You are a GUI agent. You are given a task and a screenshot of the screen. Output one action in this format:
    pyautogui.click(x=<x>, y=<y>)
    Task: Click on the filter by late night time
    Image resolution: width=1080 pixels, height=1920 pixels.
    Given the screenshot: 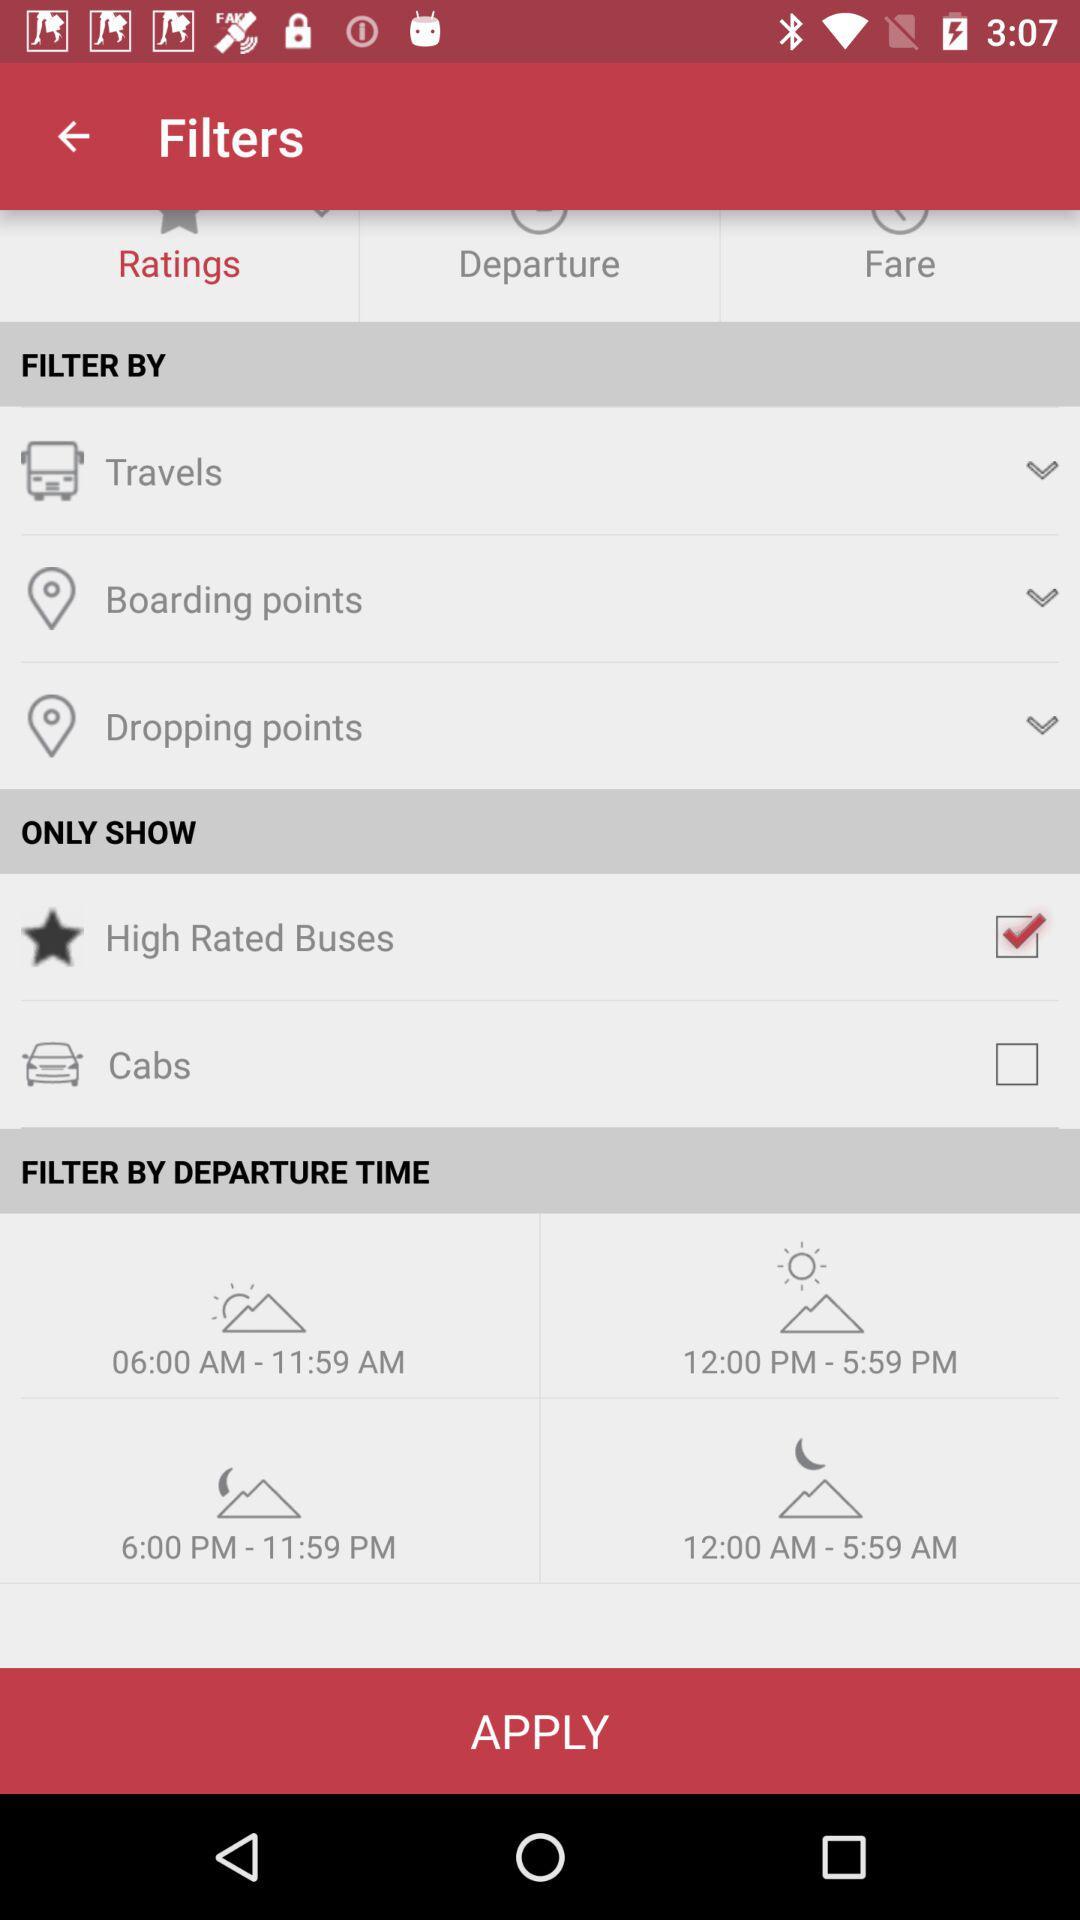 What is the action you would take?
    pyautogui.click(x=820, y=1472)
    